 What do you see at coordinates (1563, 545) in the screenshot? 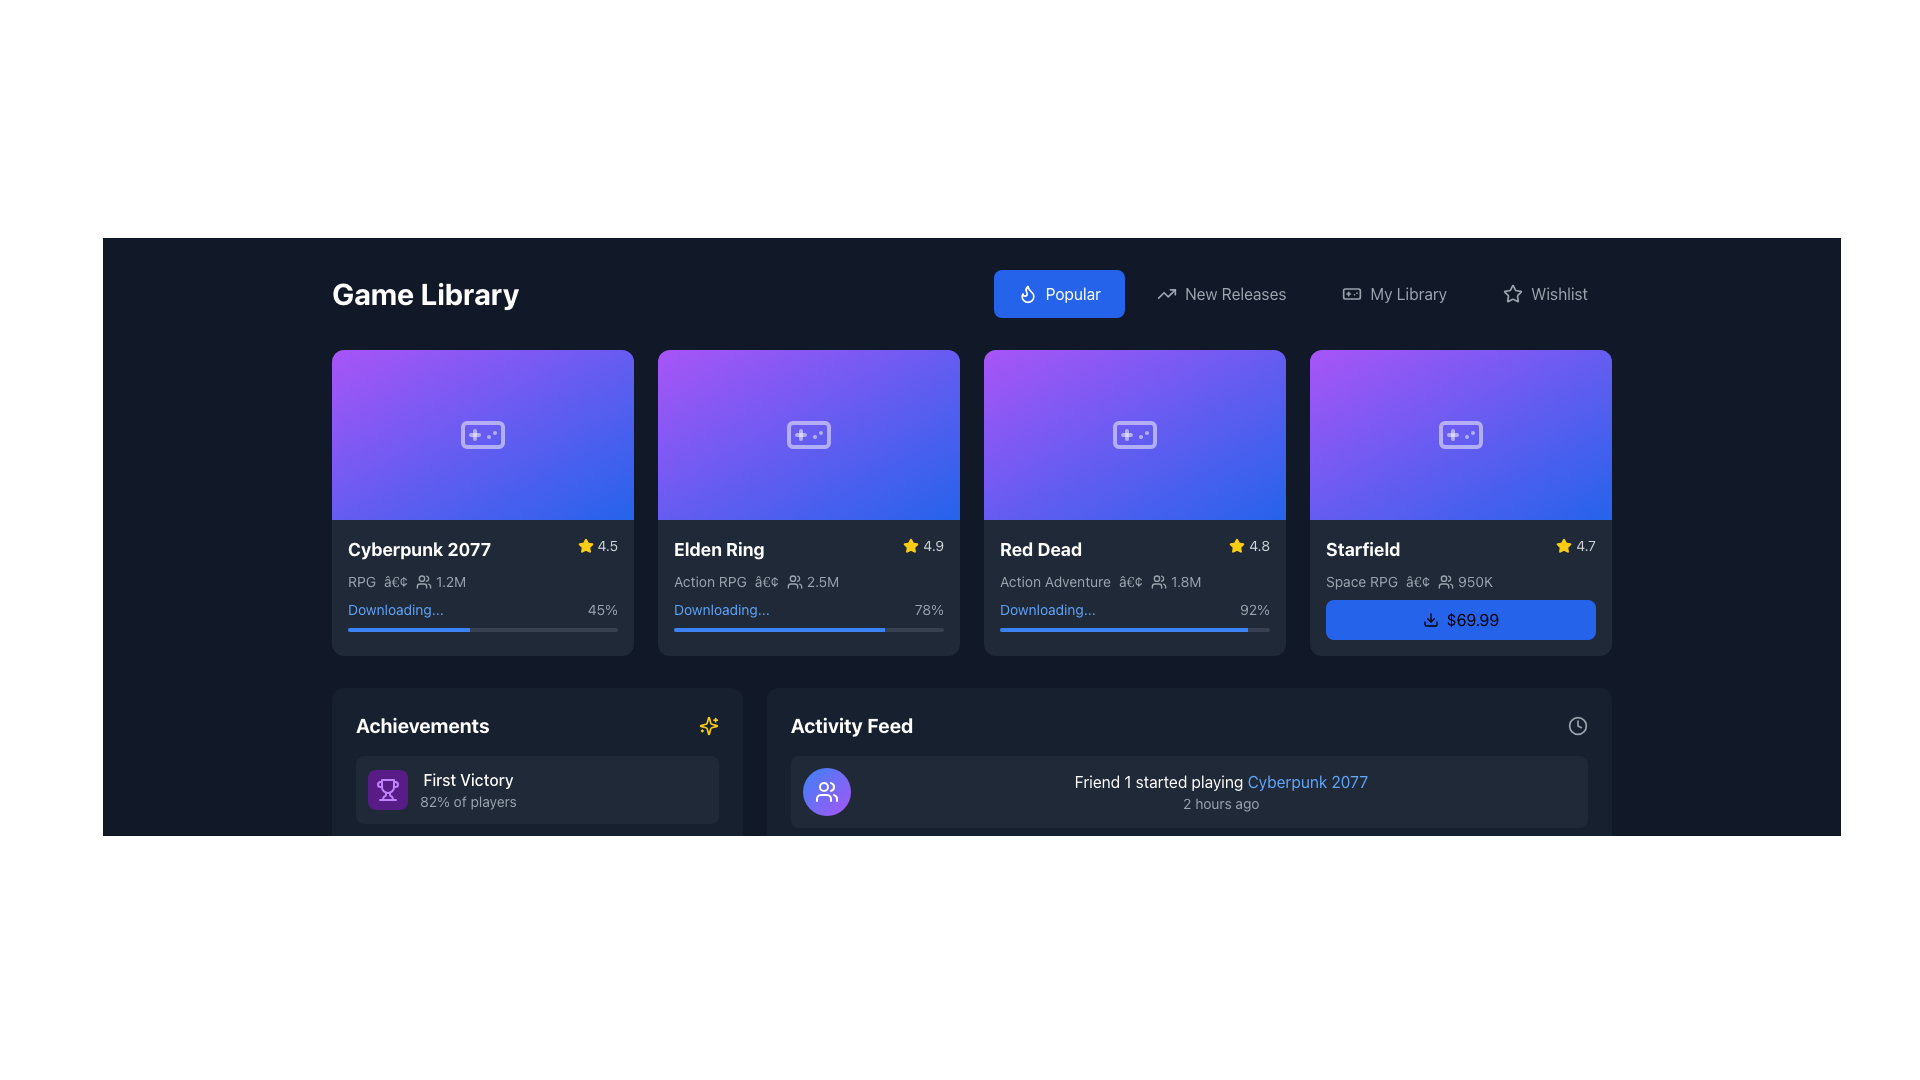
I see `the star-shaped rating indicator for the game 'Starfield'` at bounding box center [1563, 545].